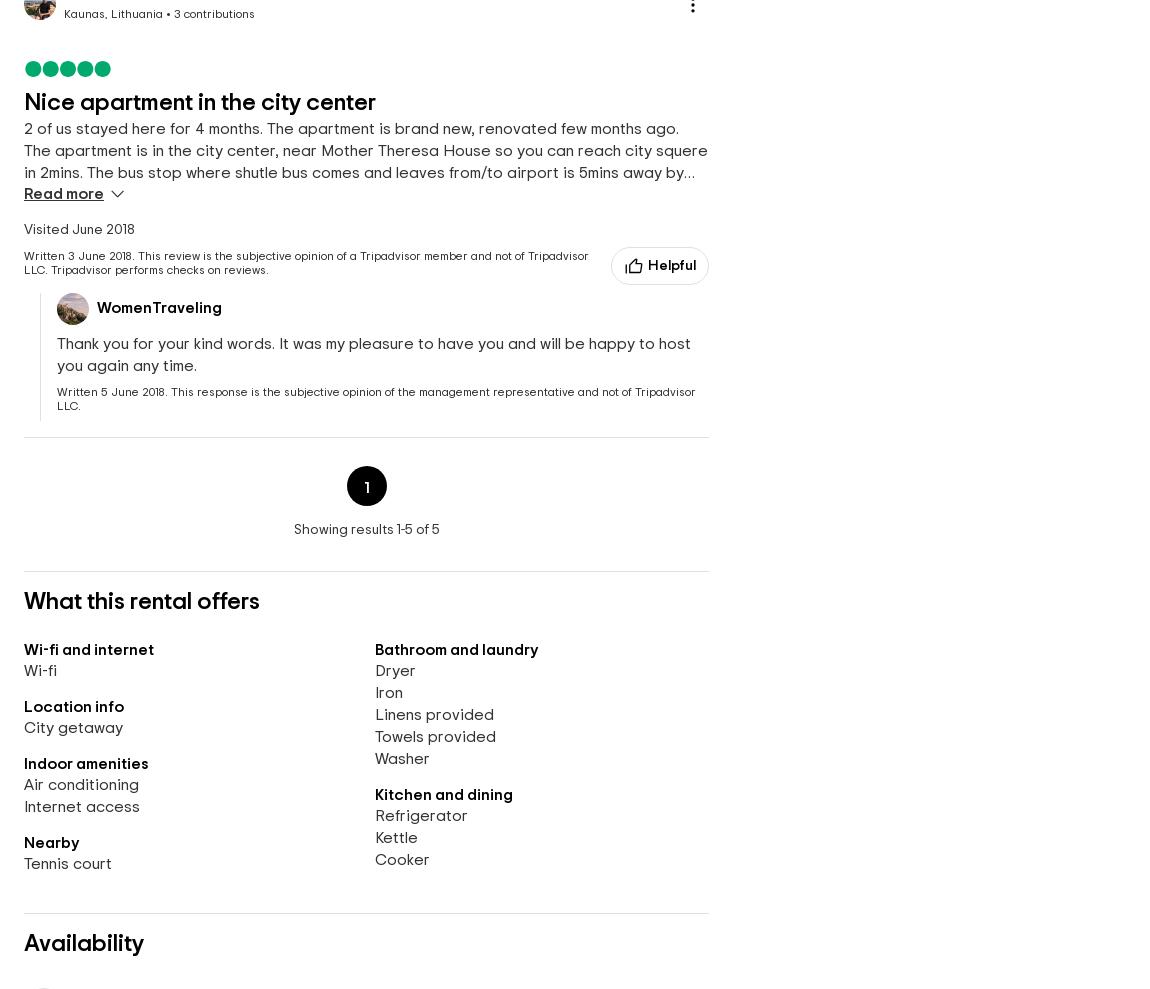 Image resolution: width=1150 pixels, height=989 pixels. I want to click on 'This response is the subjective opinion of the management representative and not of Tripadvisor LLC.', so click(376, 398).